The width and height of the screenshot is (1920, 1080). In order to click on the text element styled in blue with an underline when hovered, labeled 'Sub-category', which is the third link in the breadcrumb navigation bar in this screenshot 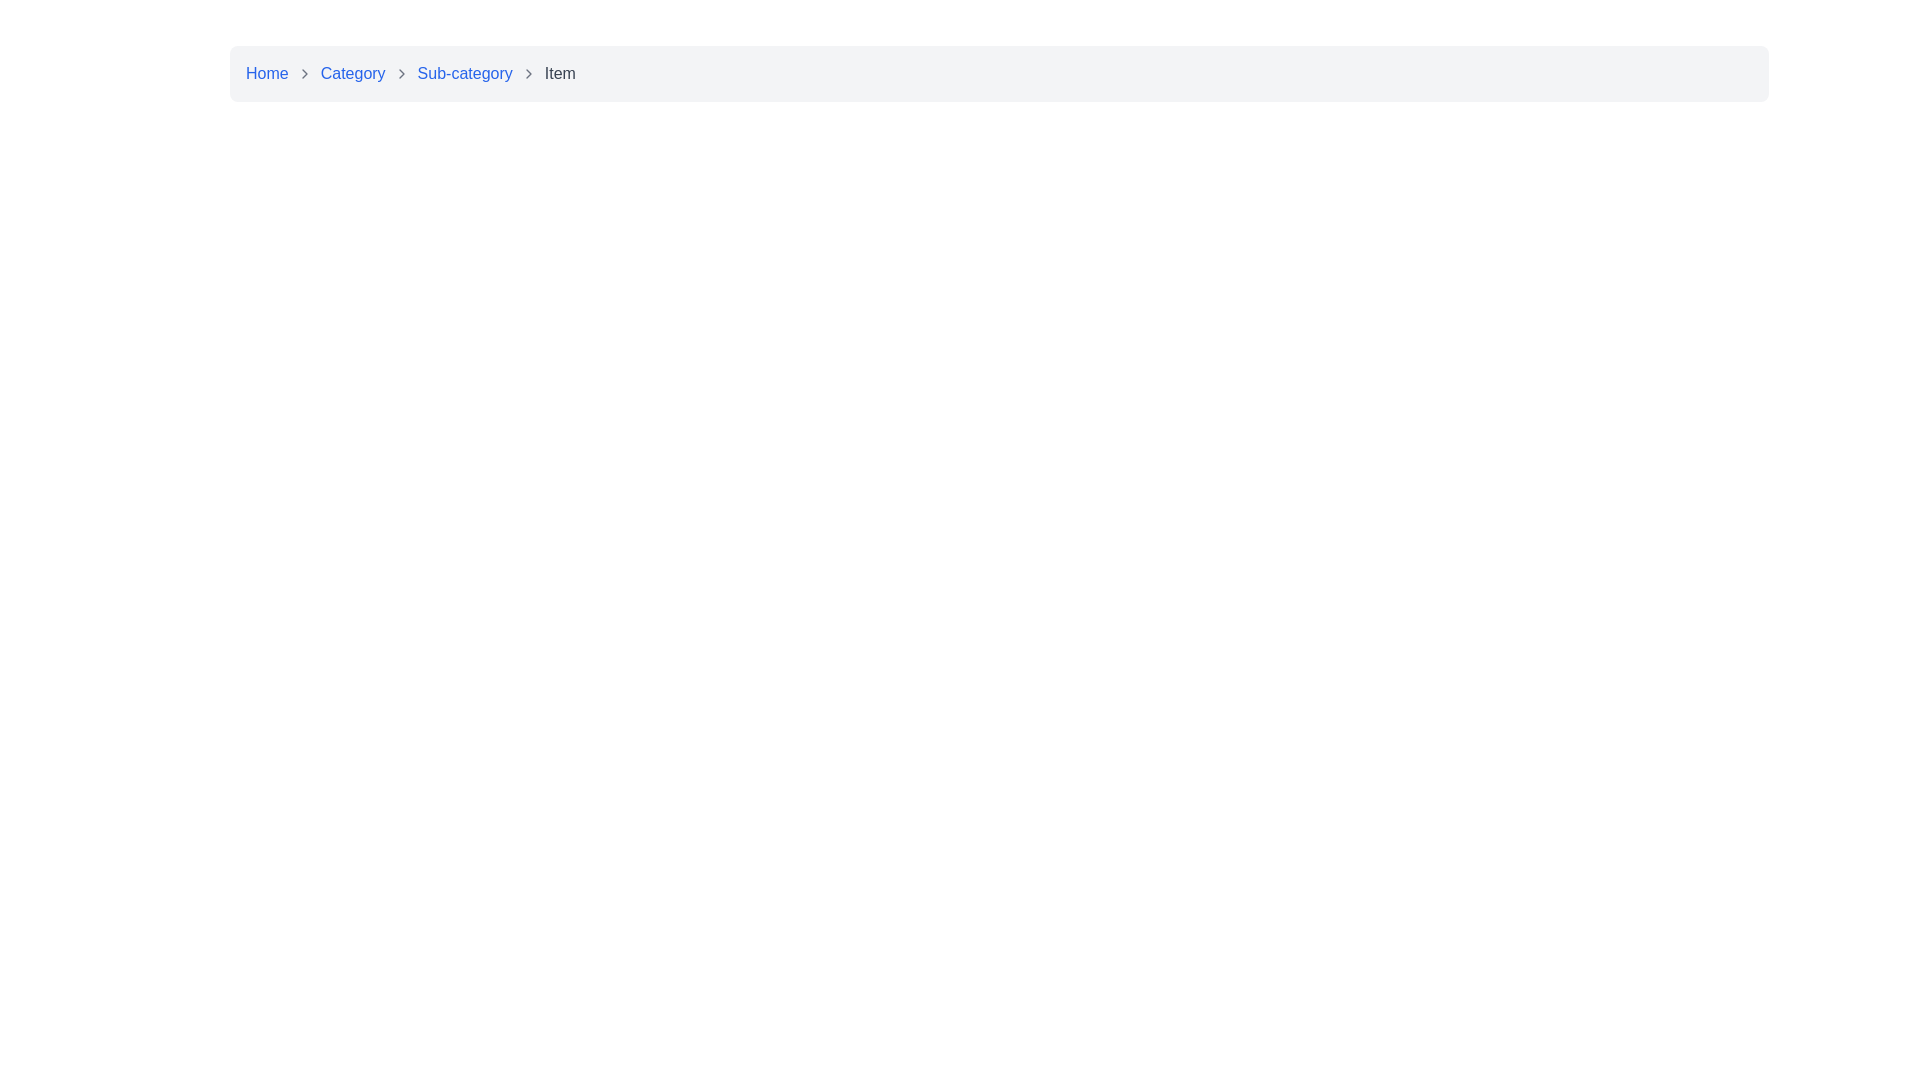, I will do `click(464, 72)`.